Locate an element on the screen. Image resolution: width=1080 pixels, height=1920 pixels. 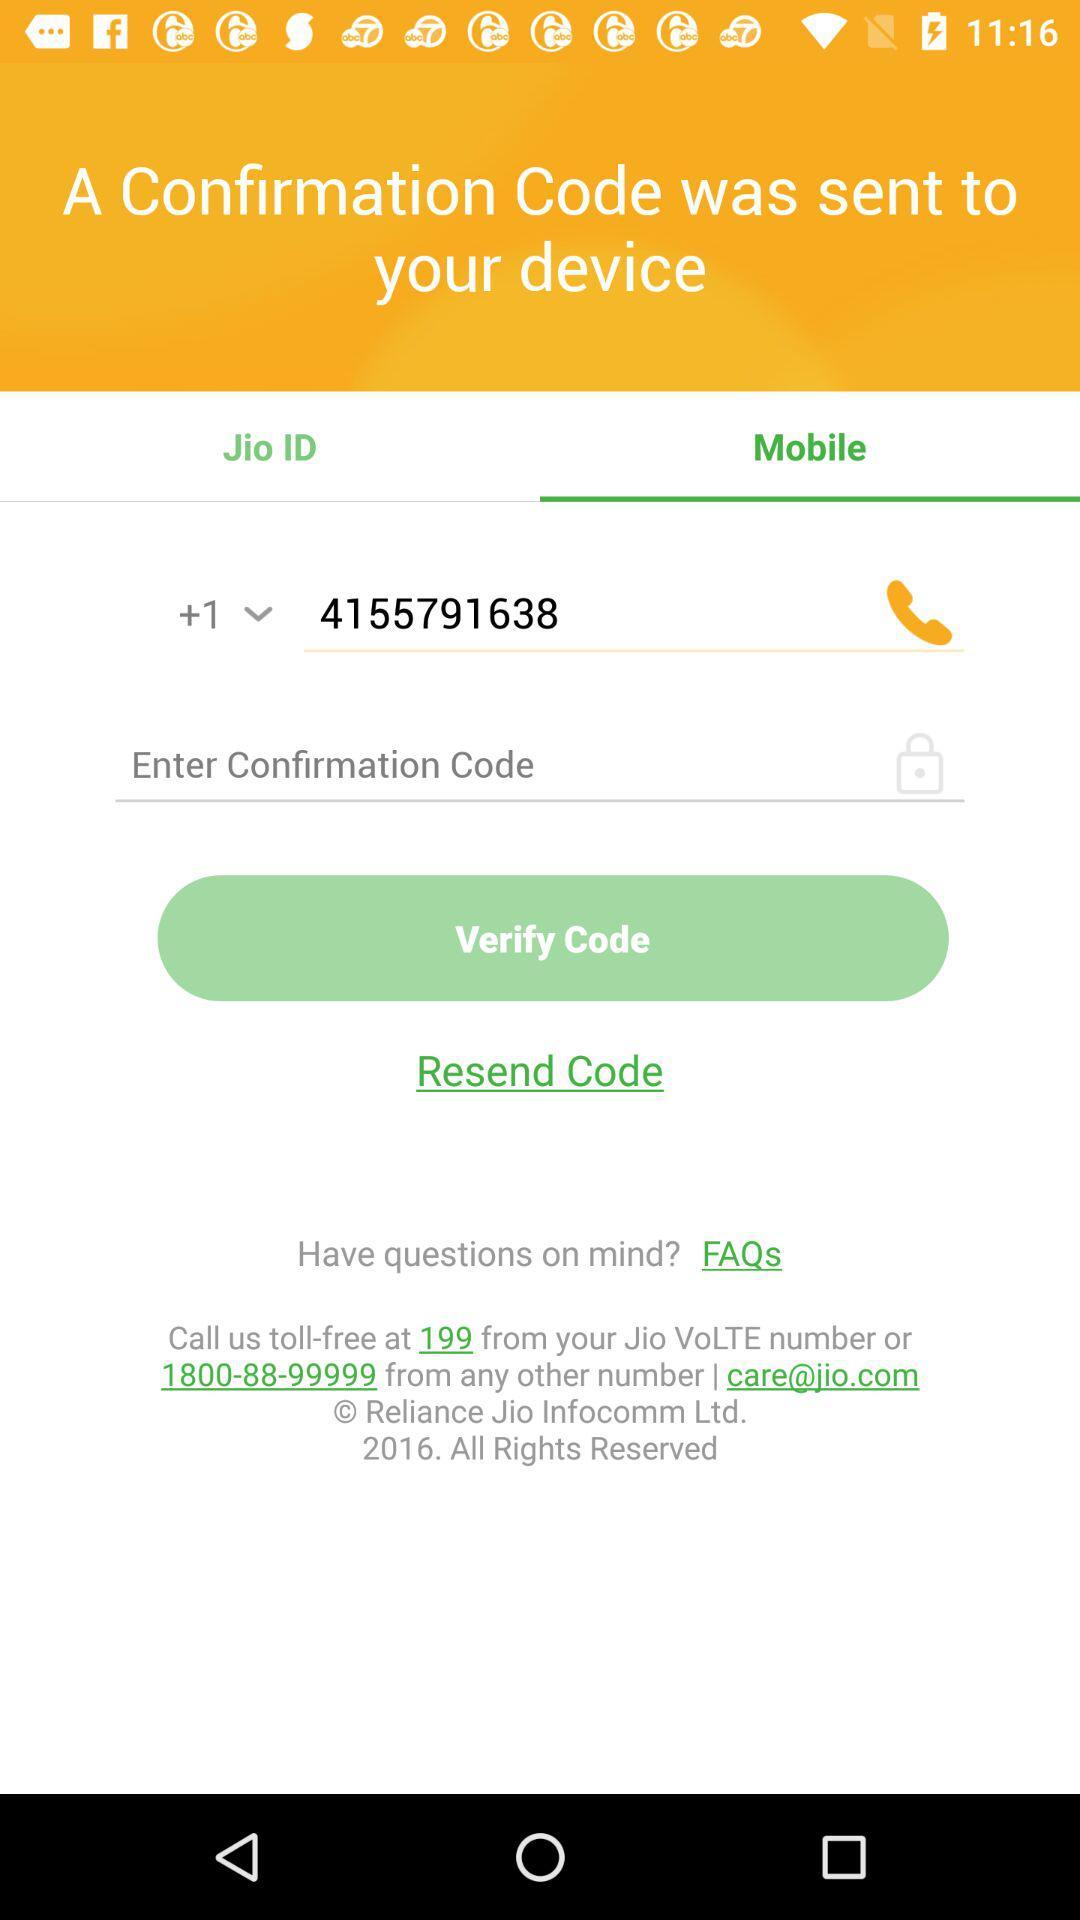
the icon to the right of have questions on icon is located at coordinates (731, 1251).